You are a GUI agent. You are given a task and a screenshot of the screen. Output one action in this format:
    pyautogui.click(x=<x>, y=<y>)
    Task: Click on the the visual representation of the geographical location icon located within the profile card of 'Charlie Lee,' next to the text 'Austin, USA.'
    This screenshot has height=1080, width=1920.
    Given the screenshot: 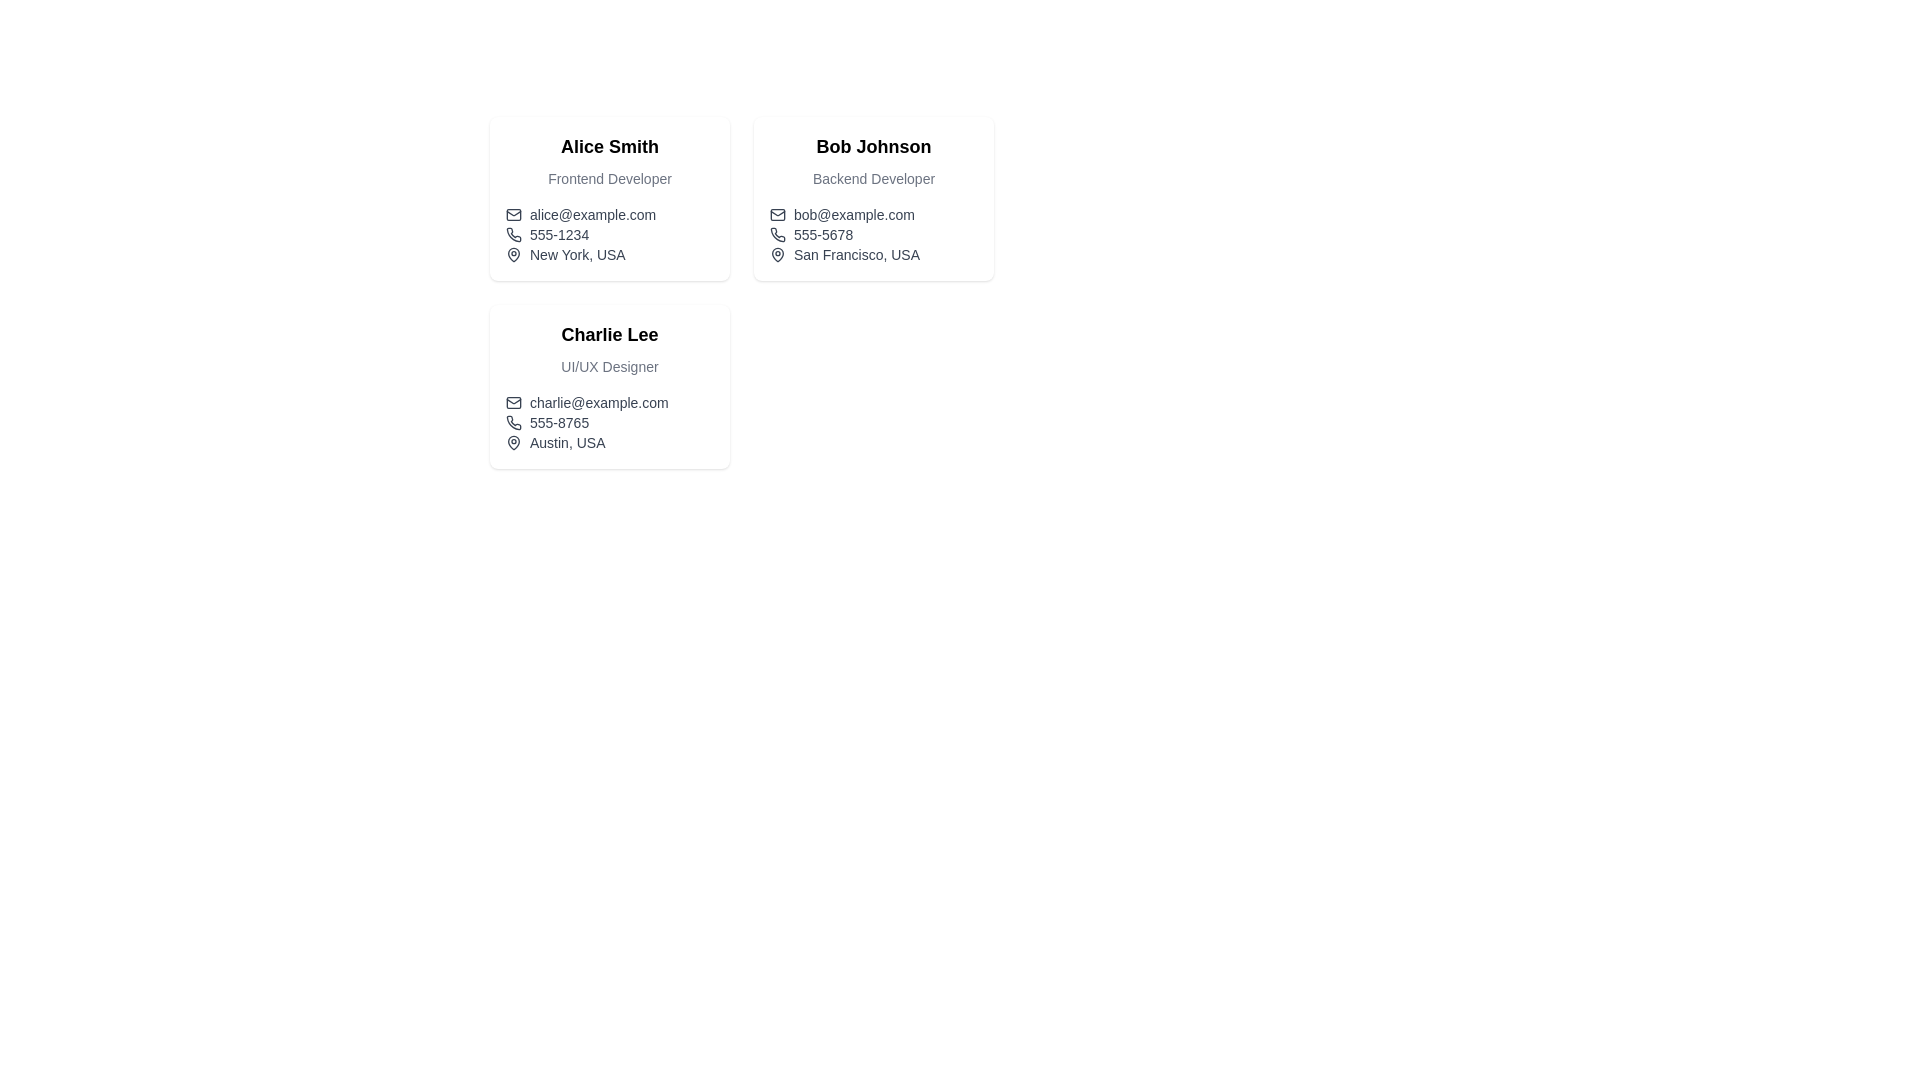 What is the action you would take?
    pyautogui.click(x=513, y=442)
    